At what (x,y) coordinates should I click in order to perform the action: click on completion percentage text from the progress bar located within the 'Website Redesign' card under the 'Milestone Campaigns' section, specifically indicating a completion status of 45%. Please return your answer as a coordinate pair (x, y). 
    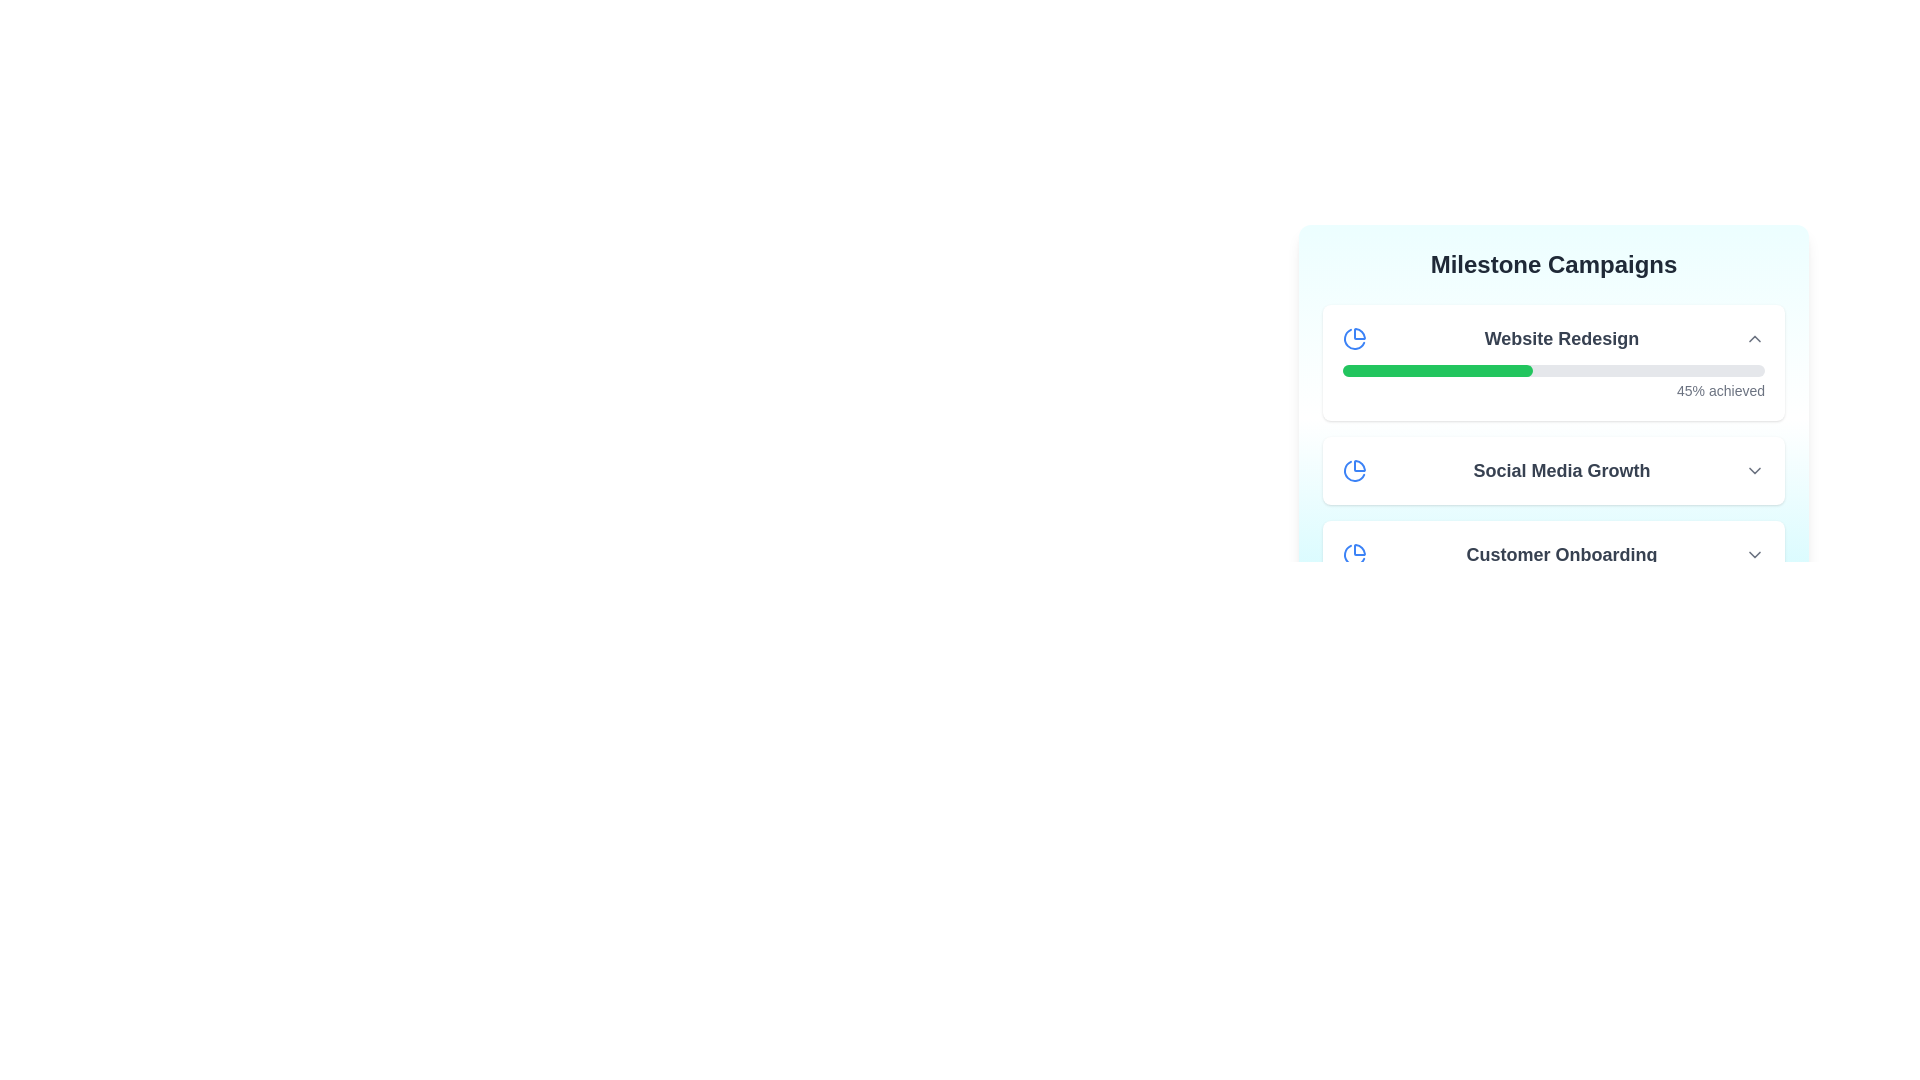
    Looking at the image, I should click on (1553, 382).